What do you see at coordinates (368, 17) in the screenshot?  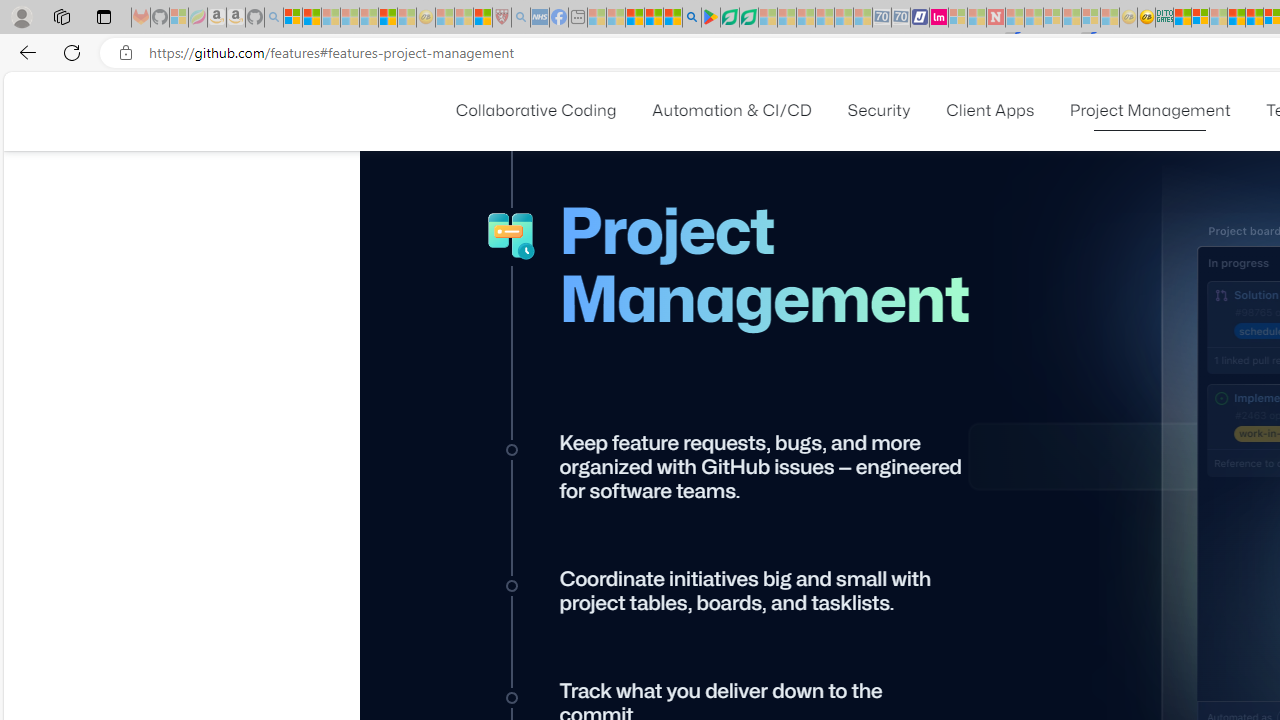 I see `'New Report Confirms 2023 Was Record Hot | Watch - Sleeping'` at bounding box center [368, 17].